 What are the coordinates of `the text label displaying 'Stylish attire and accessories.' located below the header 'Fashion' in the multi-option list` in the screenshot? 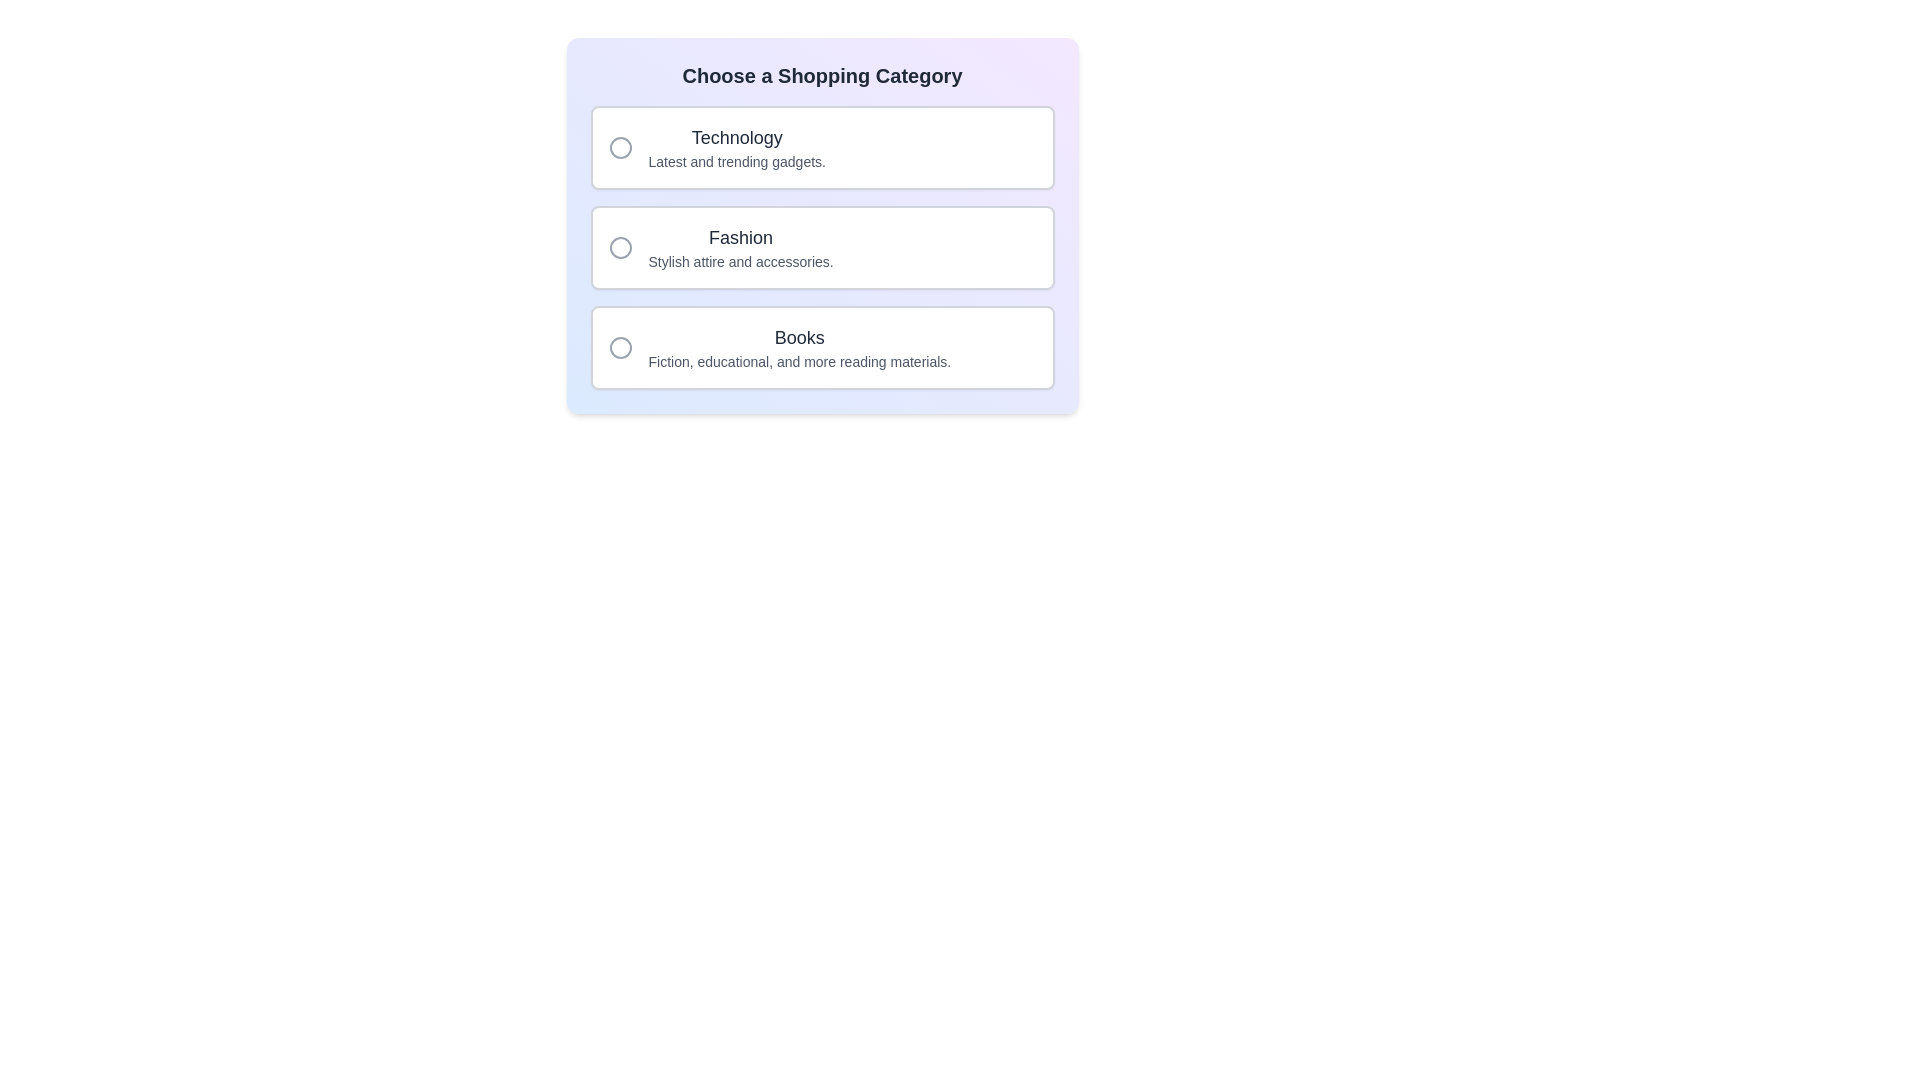 It's located at (740, 261).